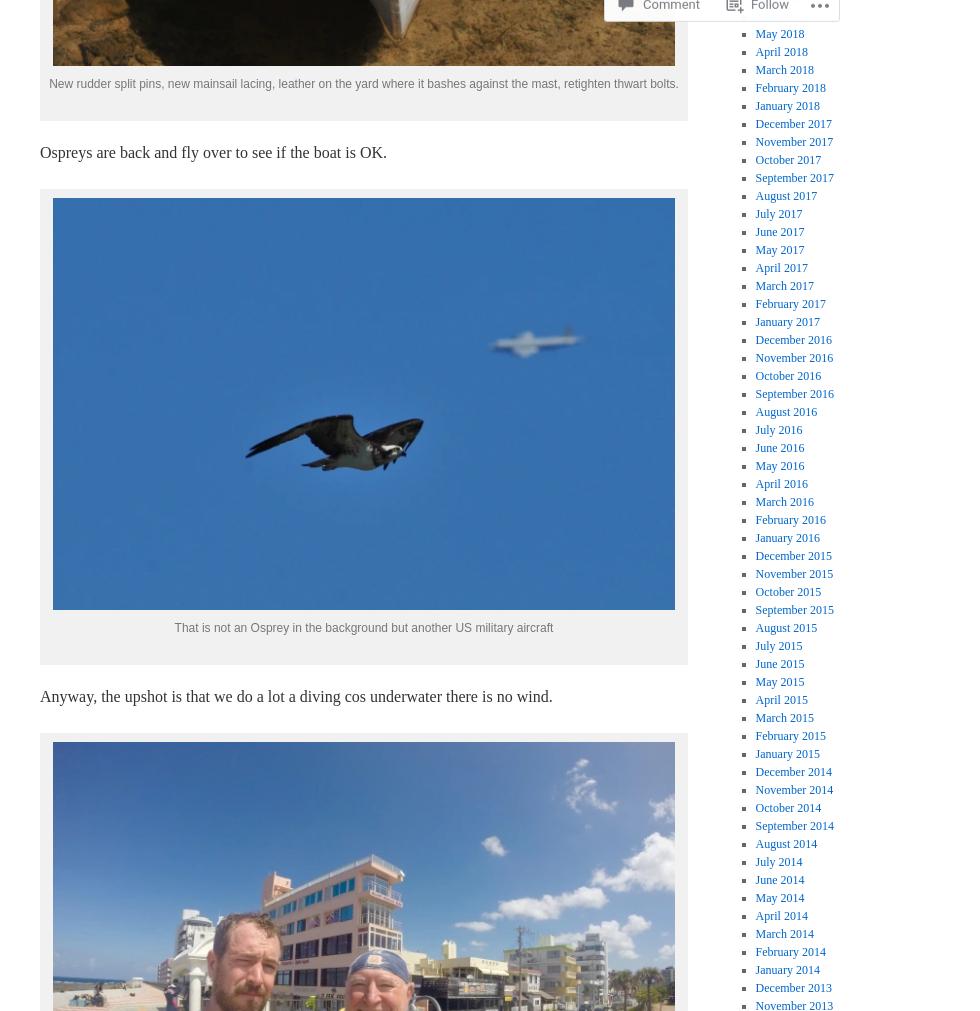  What do you see at coordinates (789, 302) in the screenshot?
I see `'February 2017'` at bounding box center [789, 302].